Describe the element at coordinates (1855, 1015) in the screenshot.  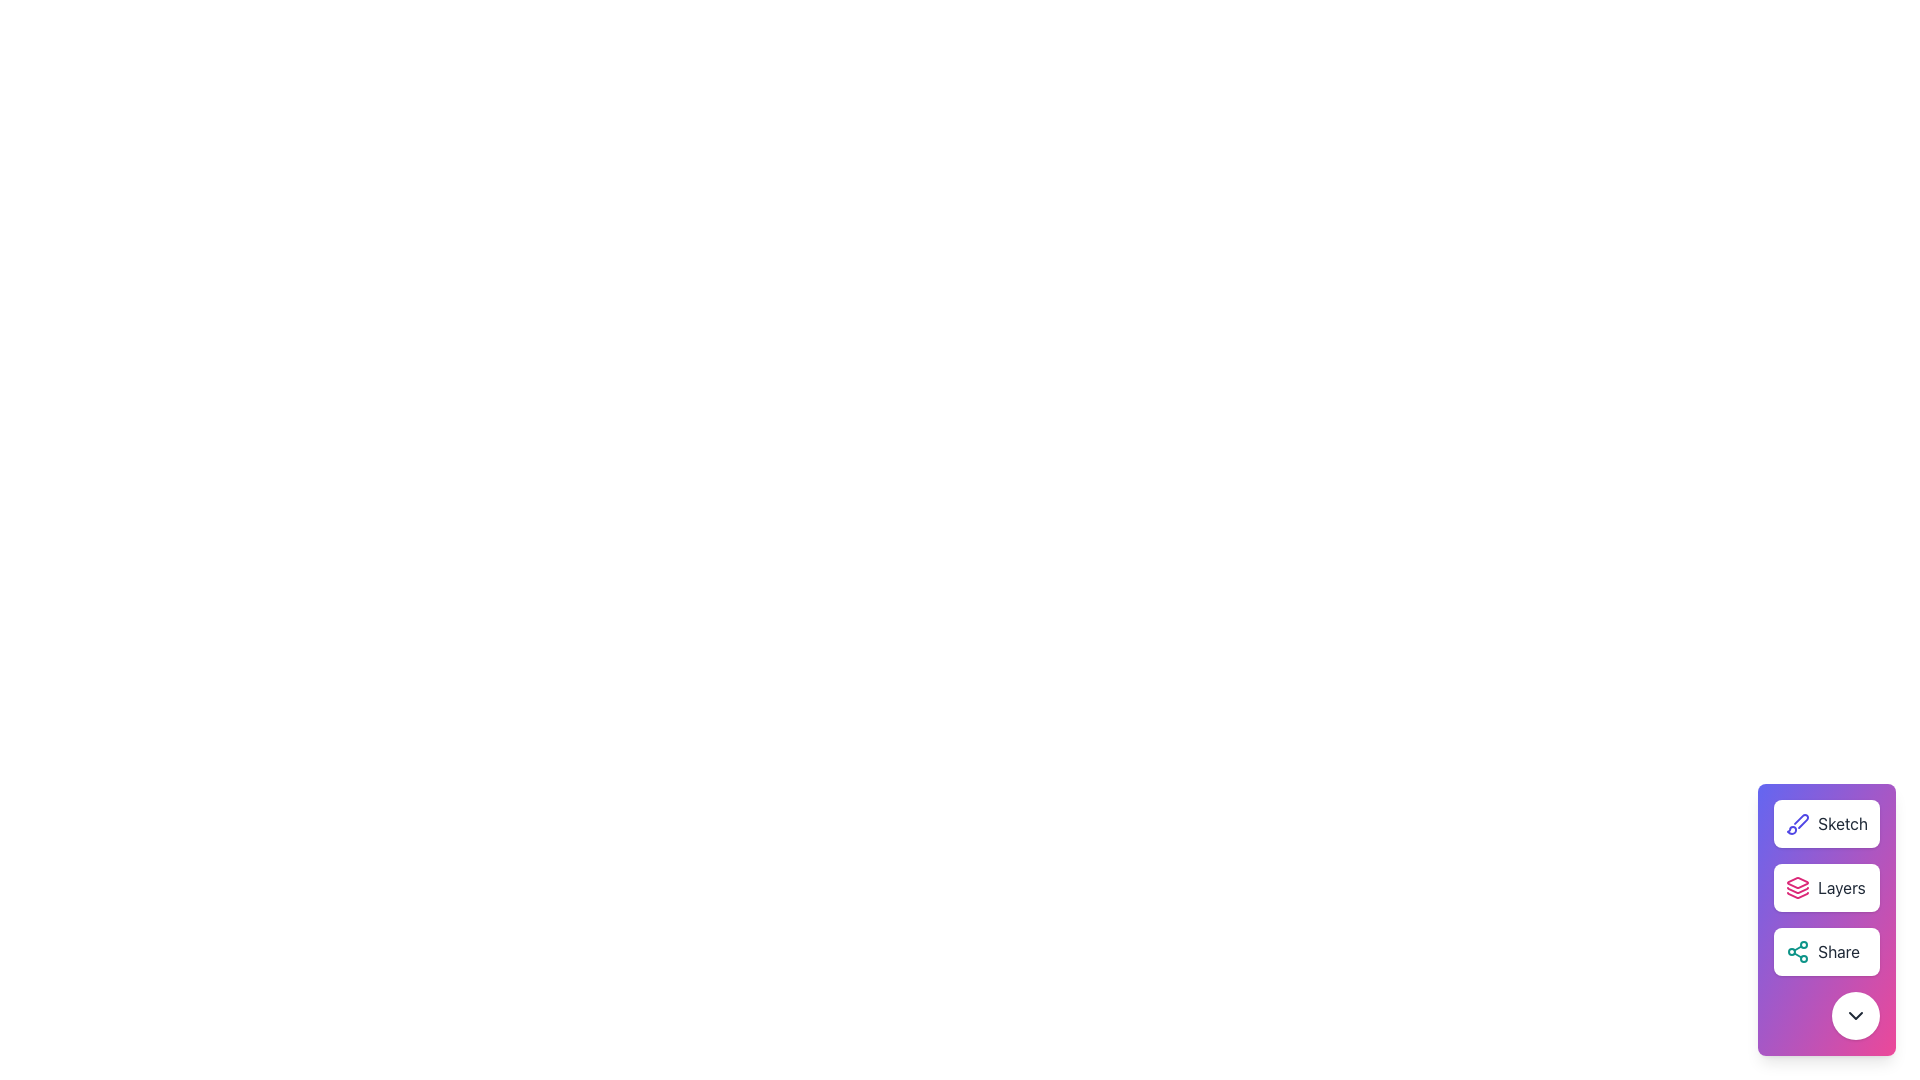
I see `the toggle button located underneath the 'Share' button in the vertical panel` at that location.